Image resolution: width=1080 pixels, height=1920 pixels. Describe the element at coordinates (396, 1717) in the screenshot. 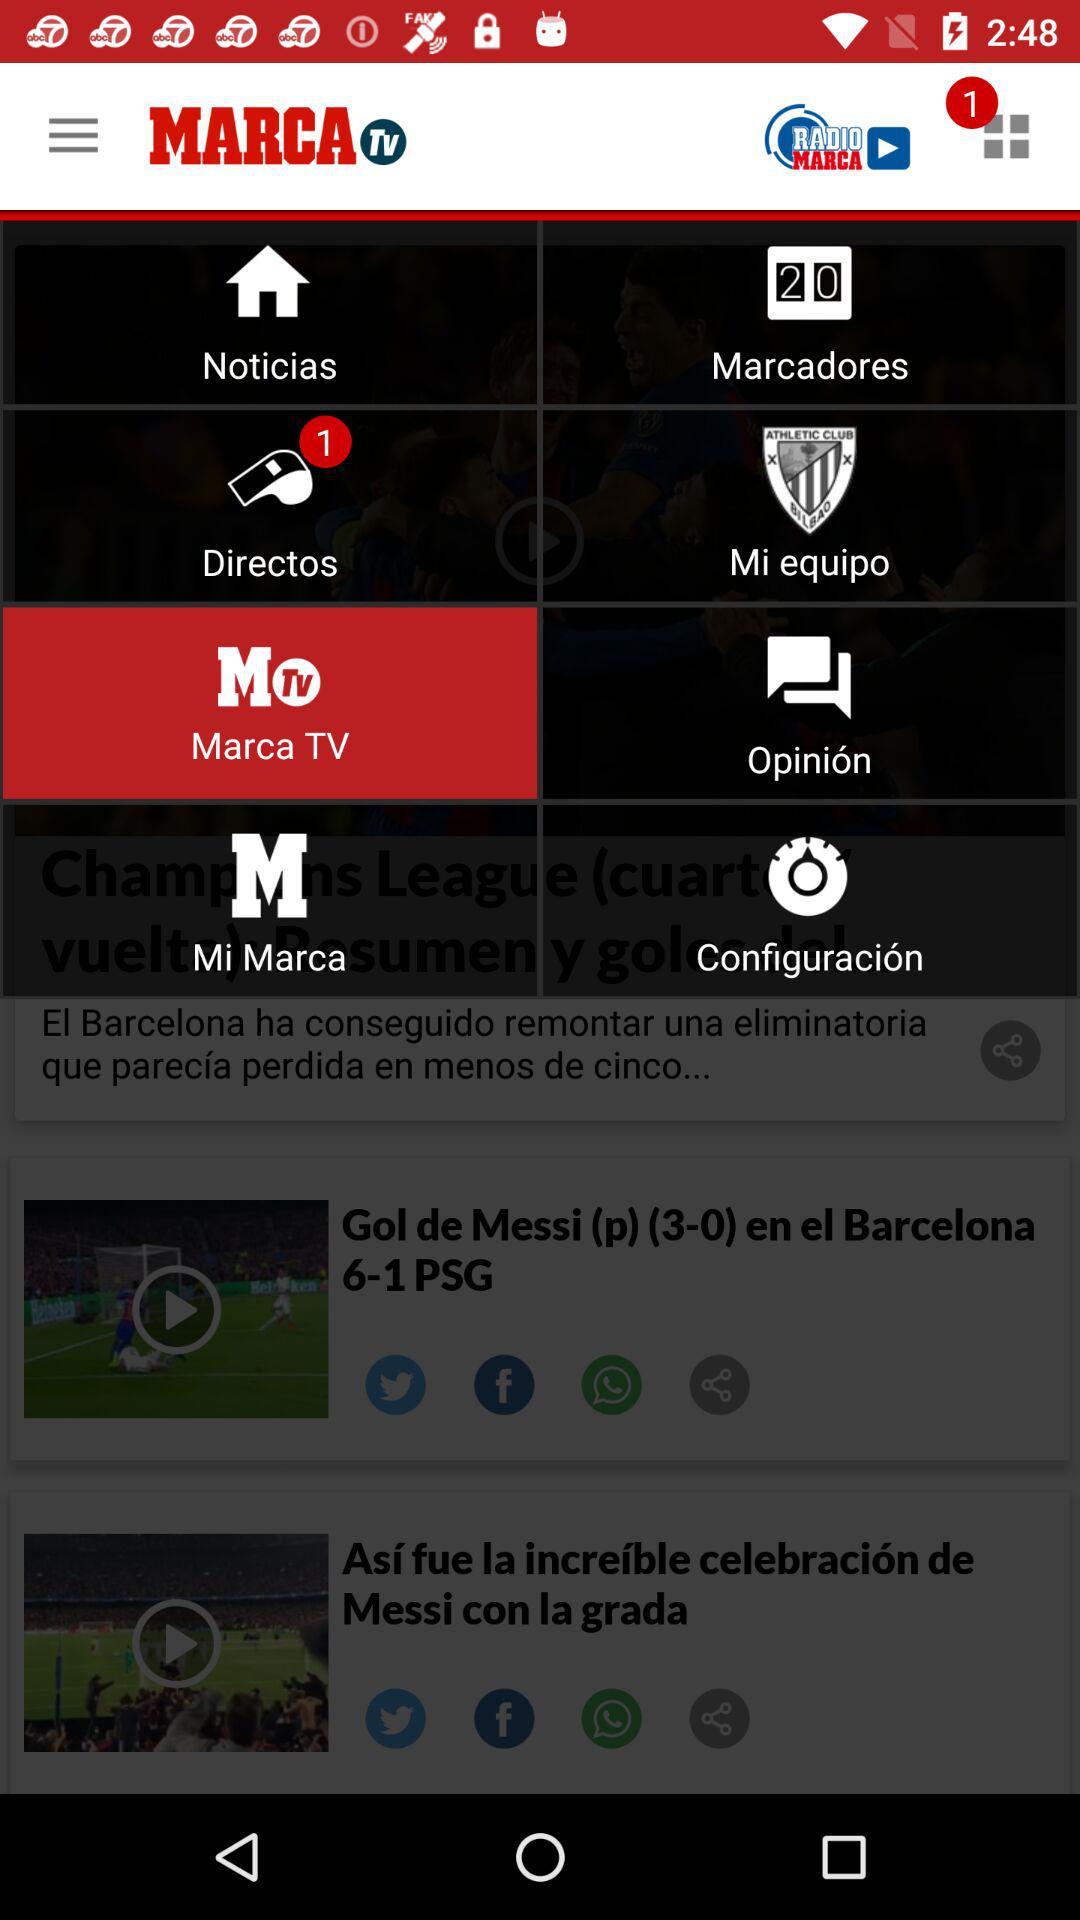

I see `click on the twitter option for the second result` at that location.